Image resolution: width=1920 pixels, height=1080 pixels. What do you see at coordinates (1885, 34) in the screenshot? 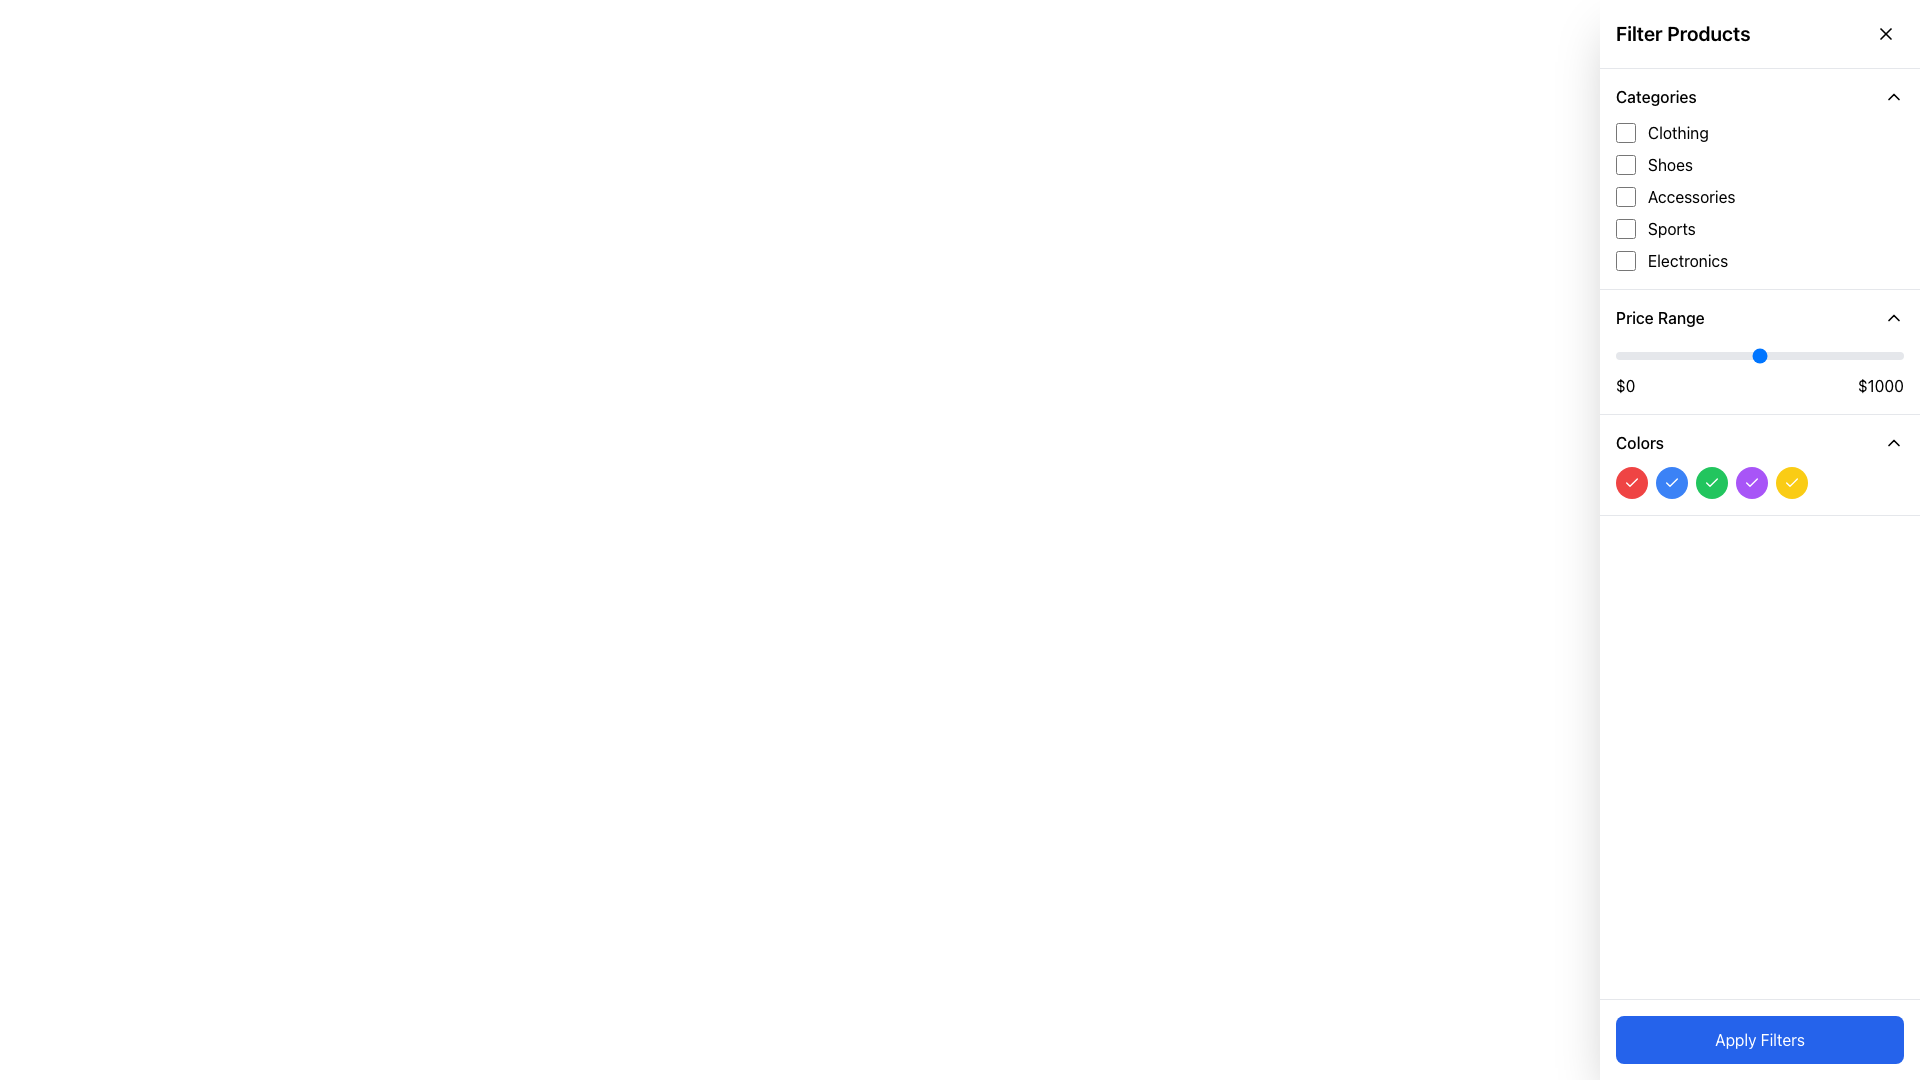
I see `the Close Button icon, which is a diagonal cross mark resembling the letter 'X', located in the top-right corner of the filter panel` at bounding box center [1885, 34].